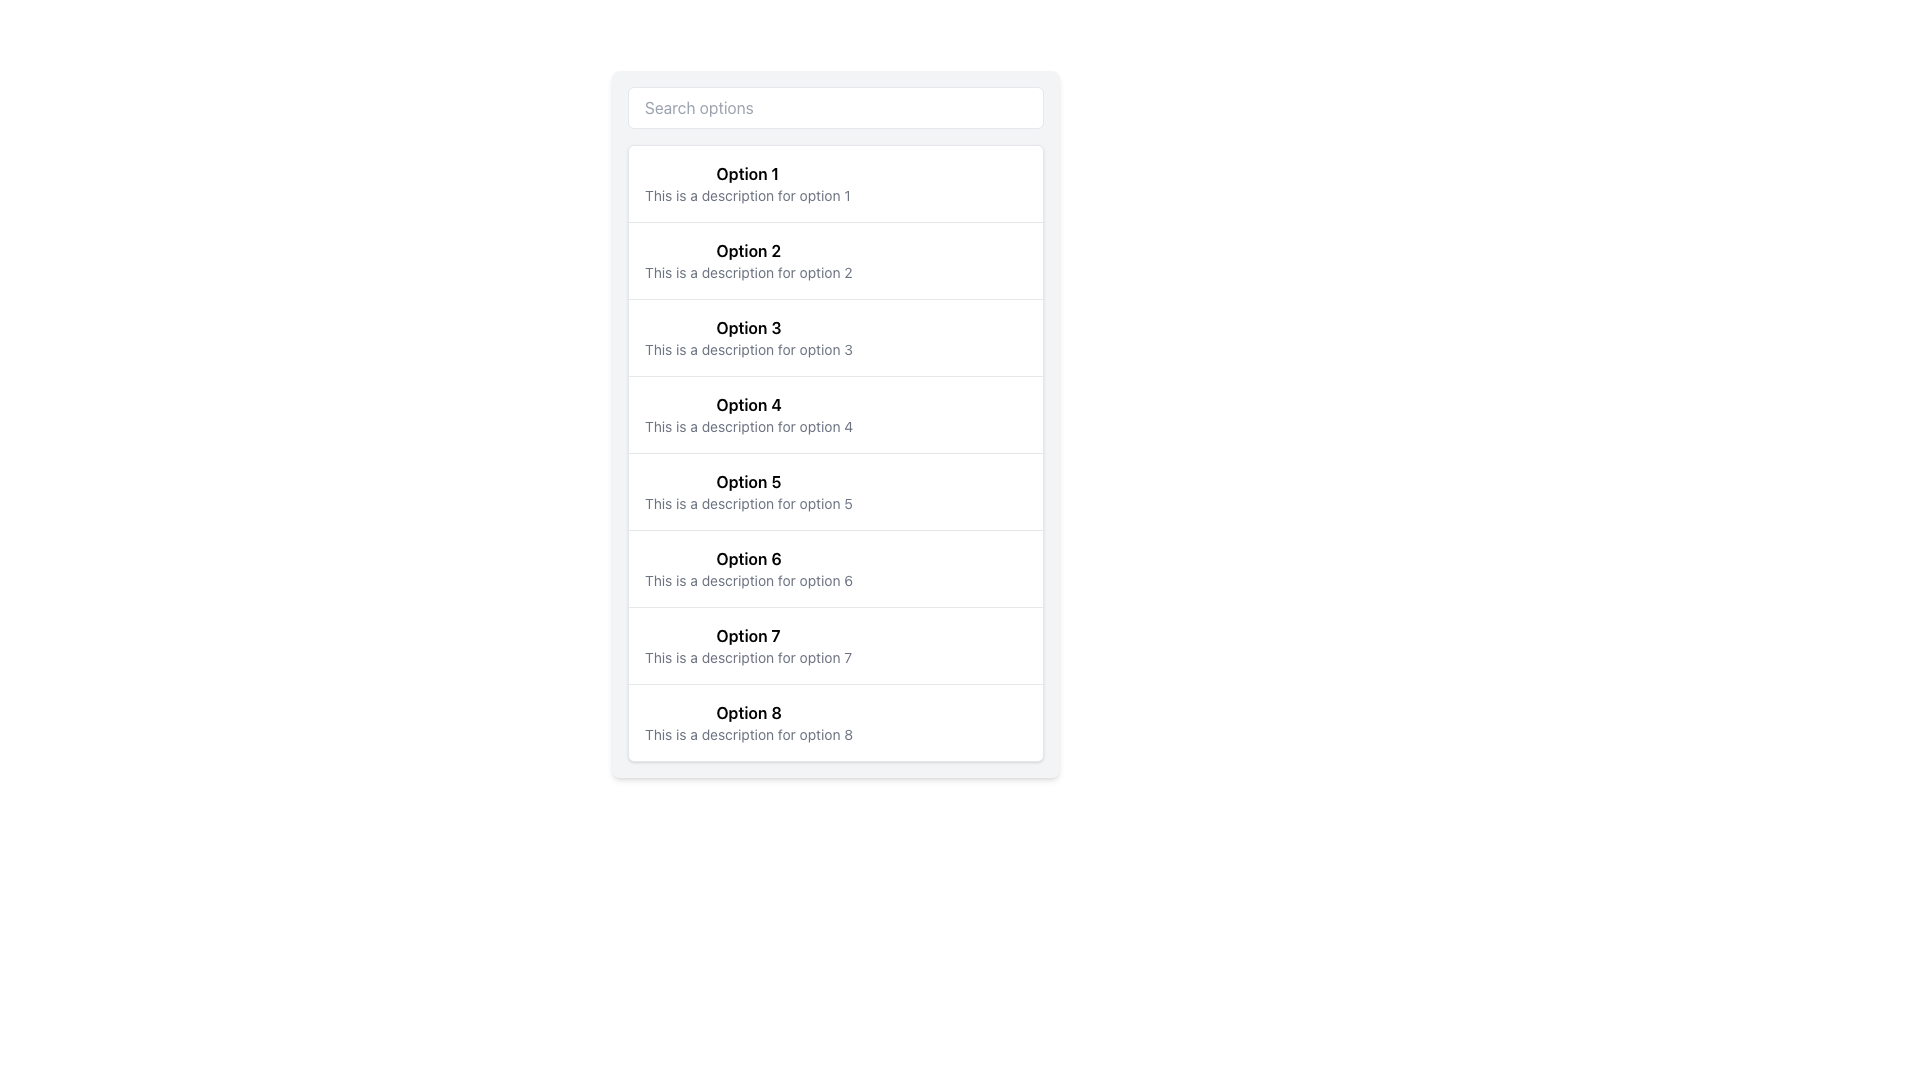 The image size is (1920, 1080). What do you see at coordinates (747, 326) in the screenshot?
I see `the text label 'Option 3', which is the title for the third item in a vertical list of options` at bounding box center [747, 326].